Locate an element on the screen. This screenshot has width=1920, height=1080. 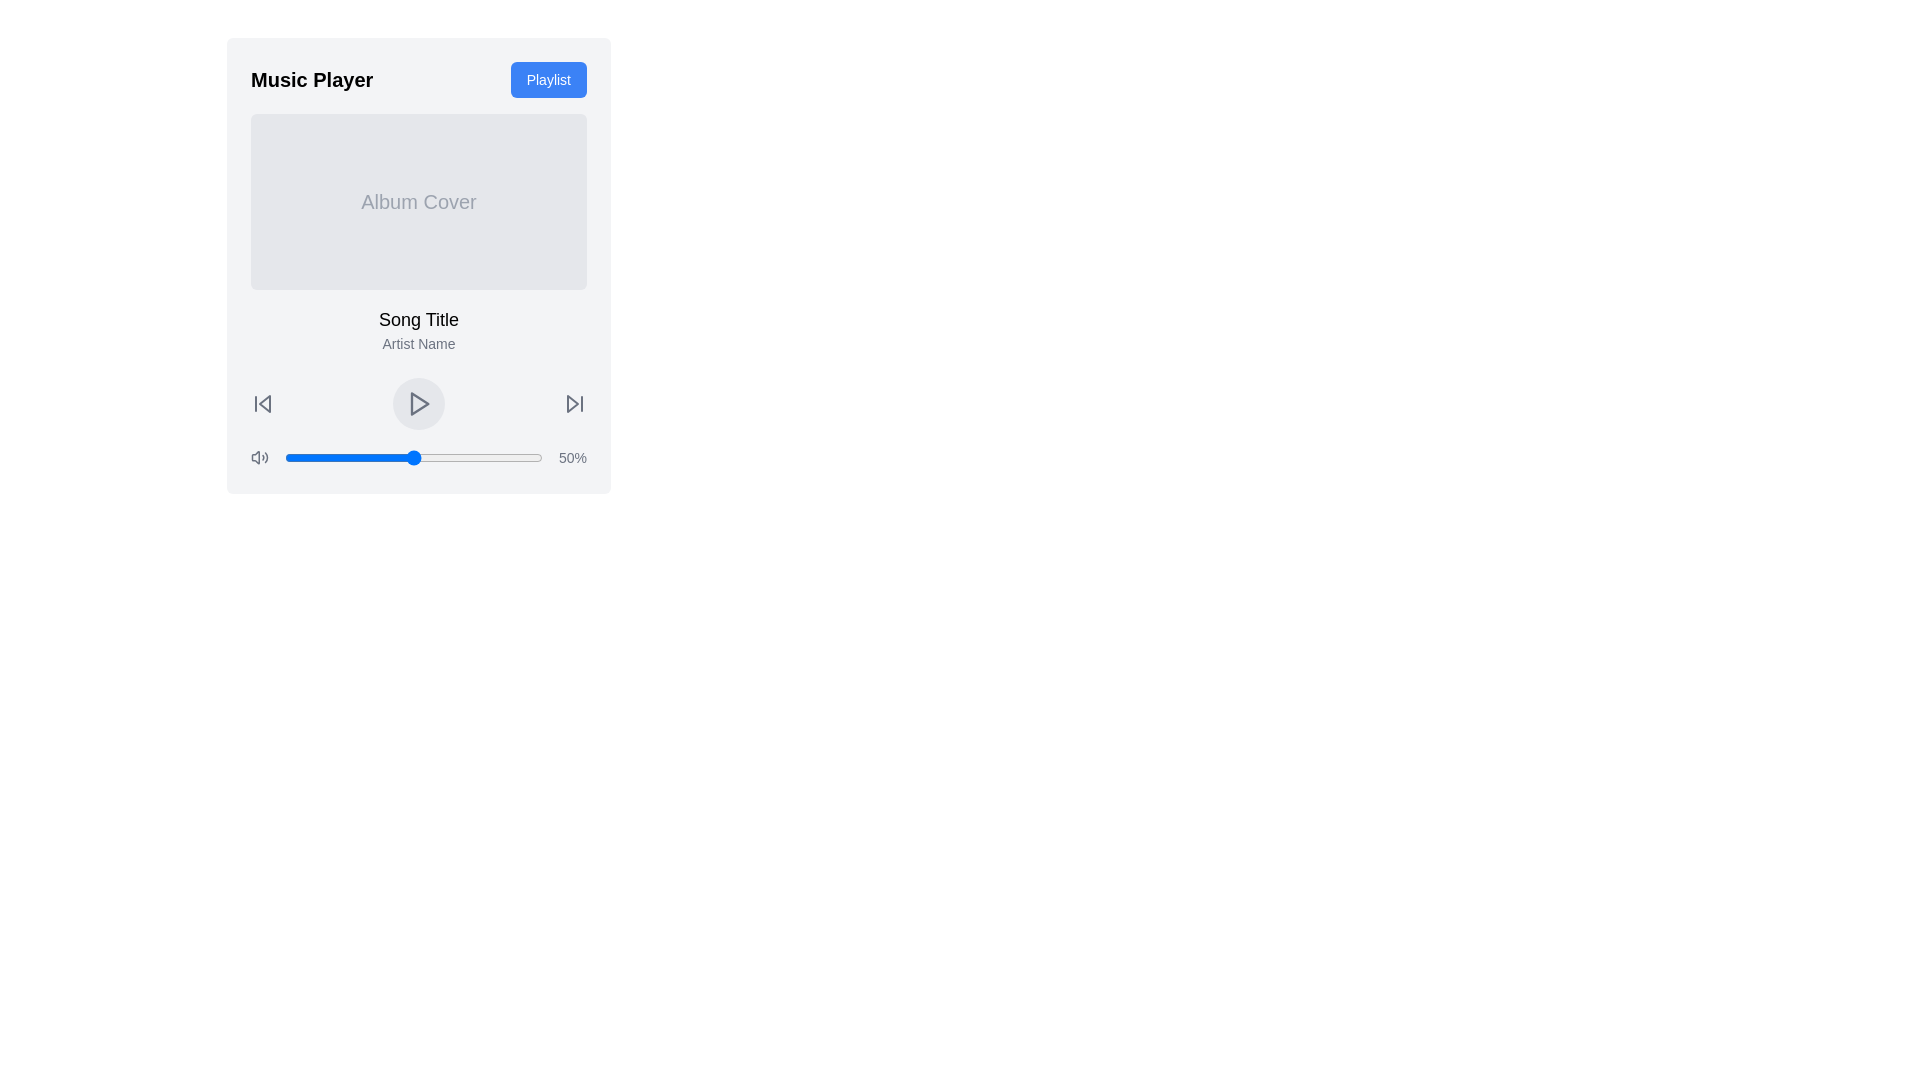
the play button symbol, which is a right-facing triangle styled in a minimalistic SVG format, located at the center of the music player interface is located at coordinates (417, 404).